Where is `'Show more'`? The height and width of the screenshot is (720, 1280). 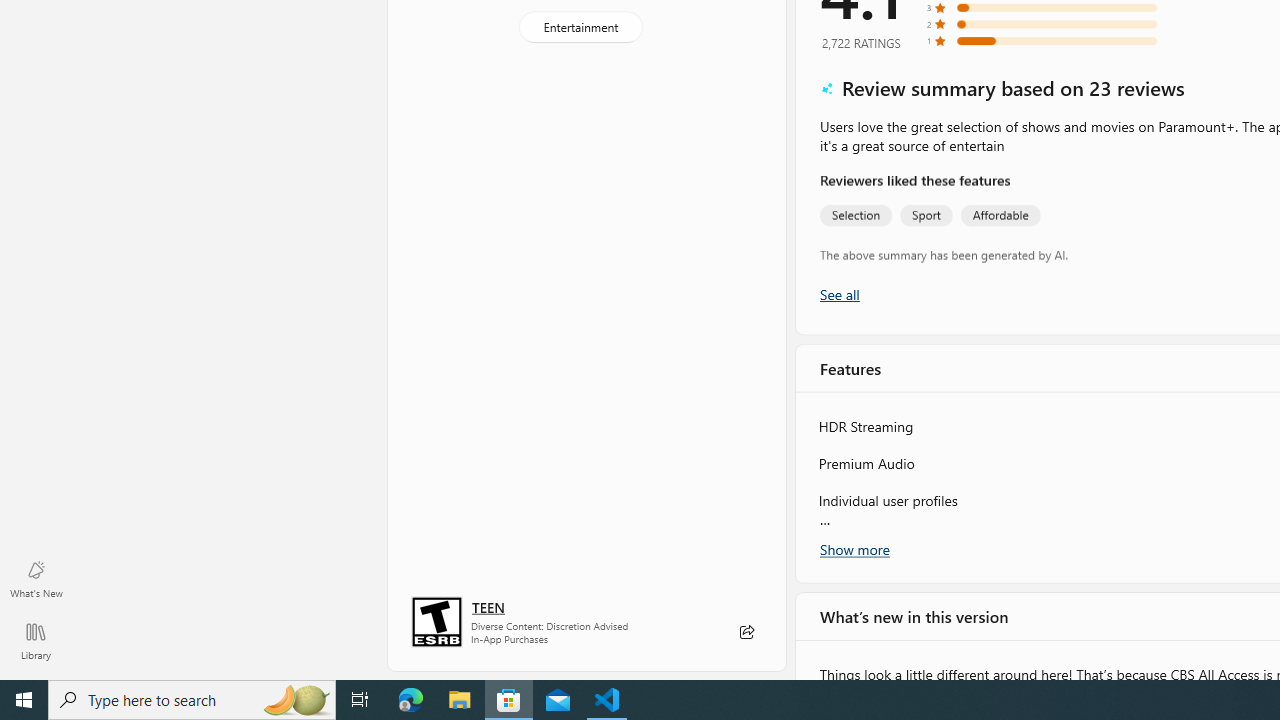 'Show more' is located at coordinates (855, 549).